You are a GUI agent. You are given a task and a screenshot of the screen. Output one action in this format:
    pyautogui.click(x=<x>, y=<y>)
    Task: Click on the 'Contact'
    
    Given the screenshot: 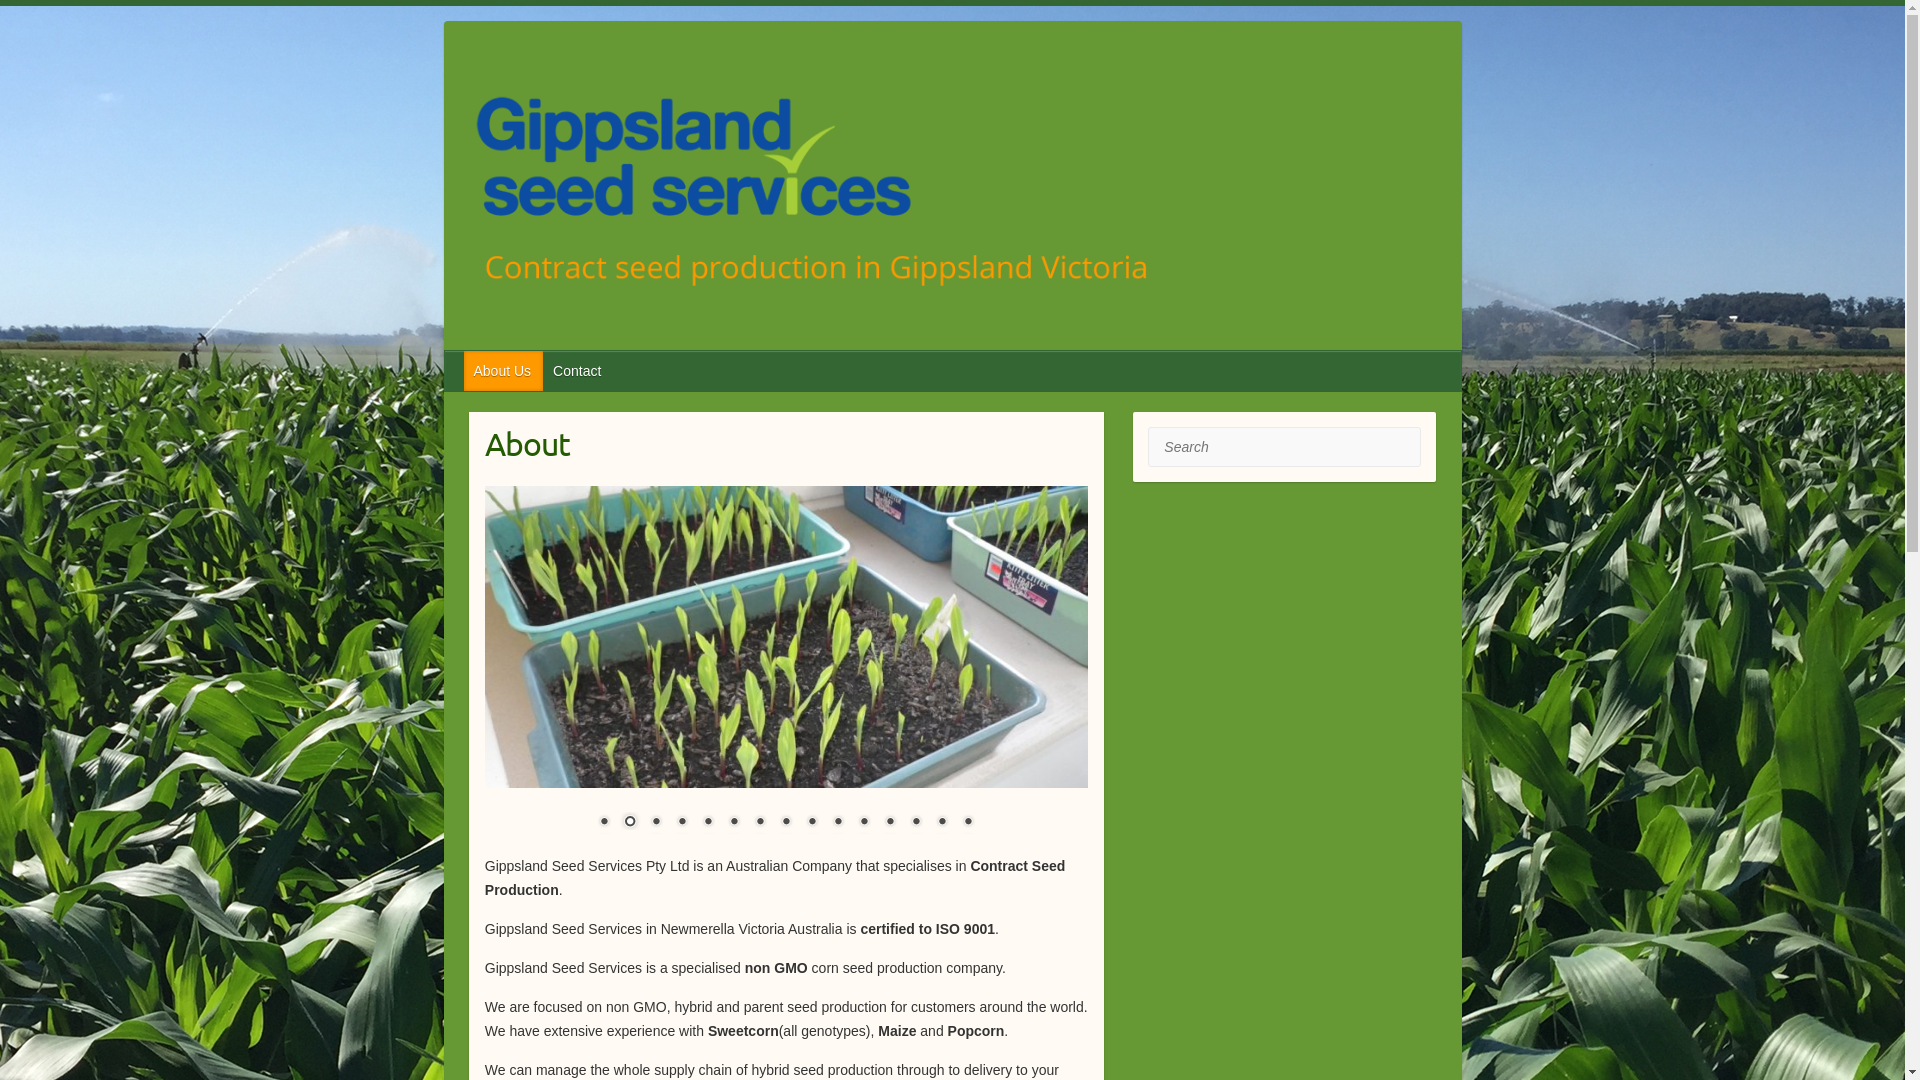 What is the action you would take?
    pyautogui.click(x=576, y=370)
    